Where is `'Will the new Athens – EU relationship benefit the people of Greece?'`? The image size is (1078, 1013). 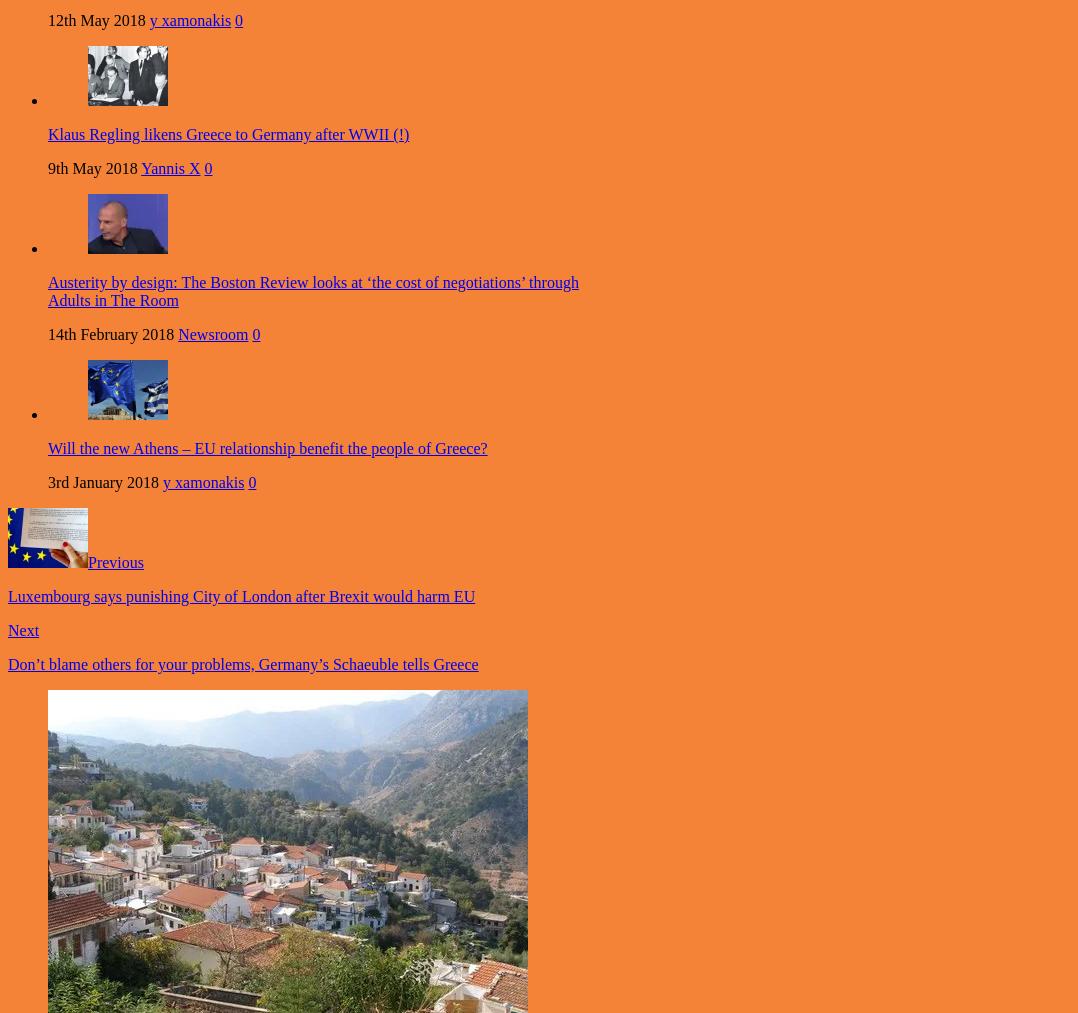
'Will the new Athens – EU relationship benefit the people of Greece?' is located at coordinates (266, 447).